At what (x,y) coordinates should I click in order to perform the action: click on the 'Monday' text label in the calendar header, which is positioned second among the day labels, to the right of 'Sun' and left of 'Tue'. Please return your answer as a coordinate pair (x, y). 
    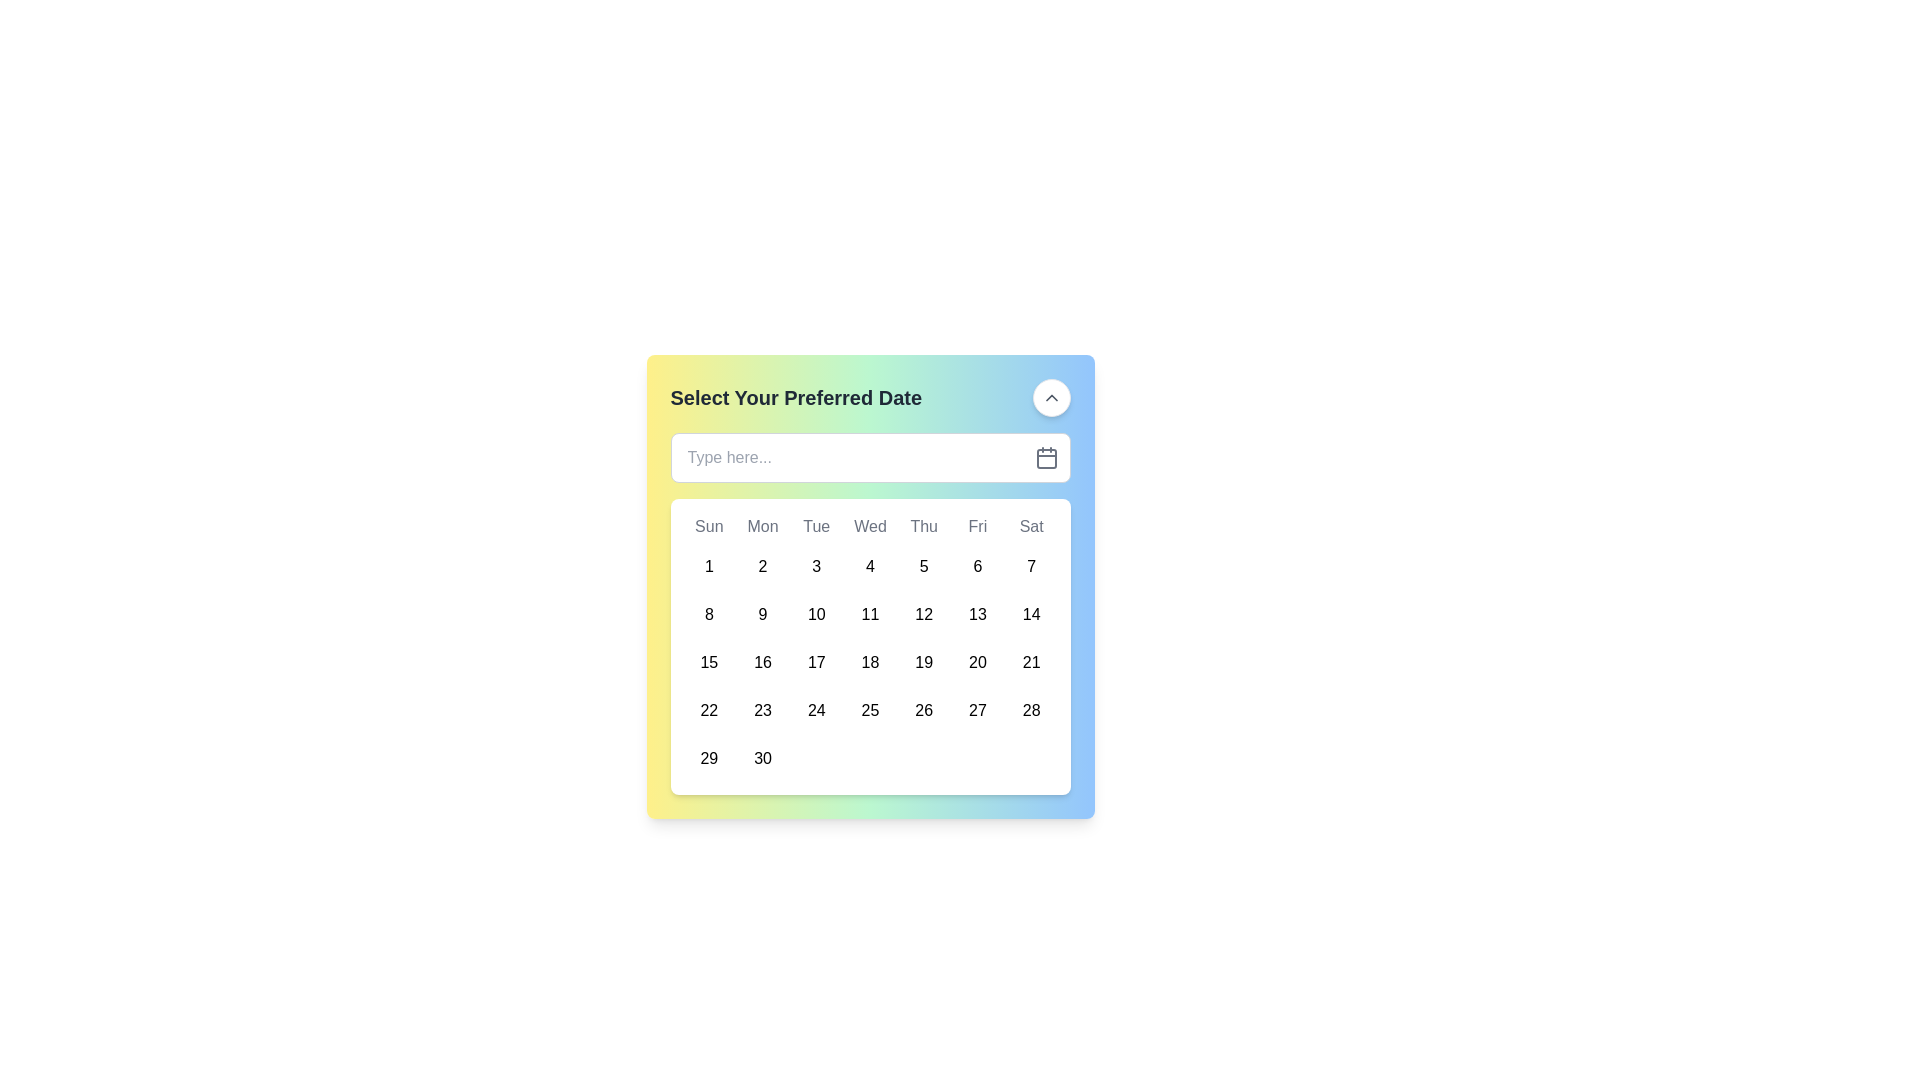
    Looking at the image, I should click on (762, 526).